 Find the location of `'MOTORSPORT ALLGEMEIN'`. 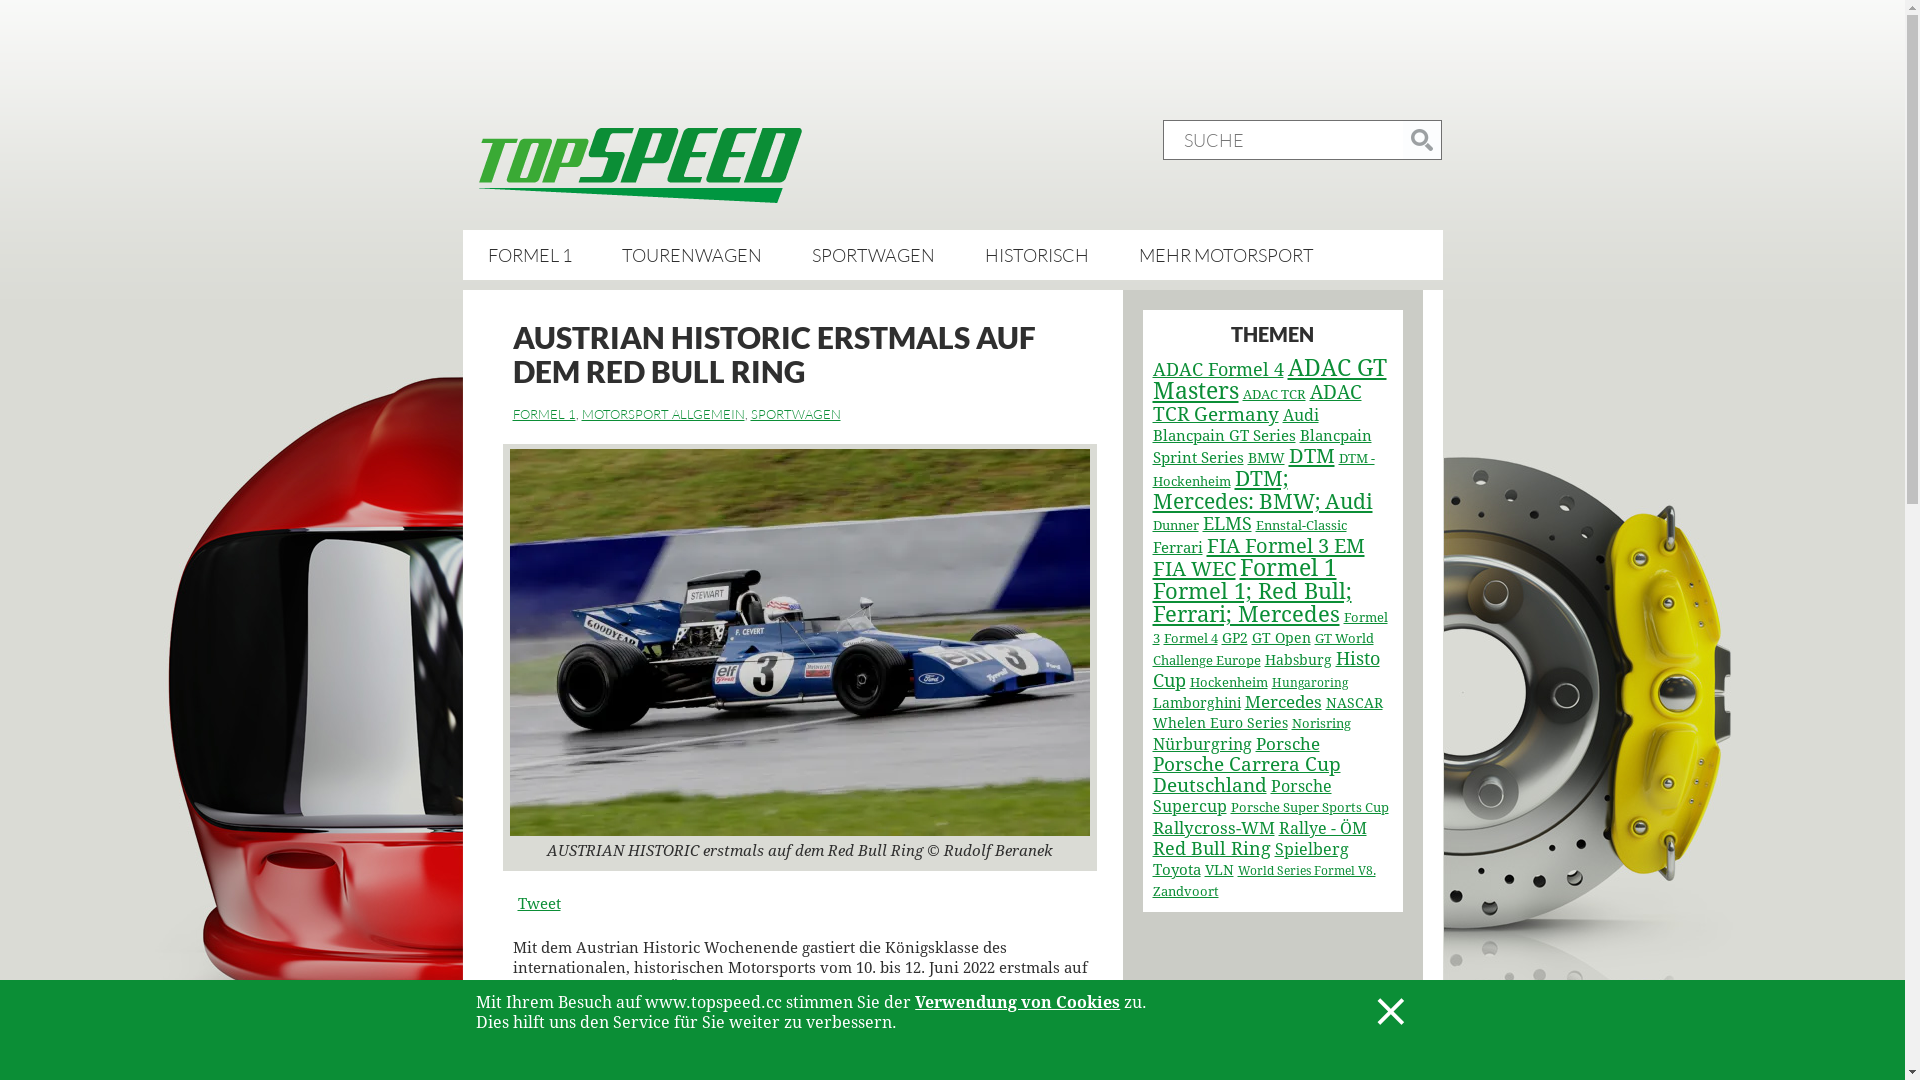

'MOTORSPORT ALLGEMEIN' is located at coordinates (663, 412).